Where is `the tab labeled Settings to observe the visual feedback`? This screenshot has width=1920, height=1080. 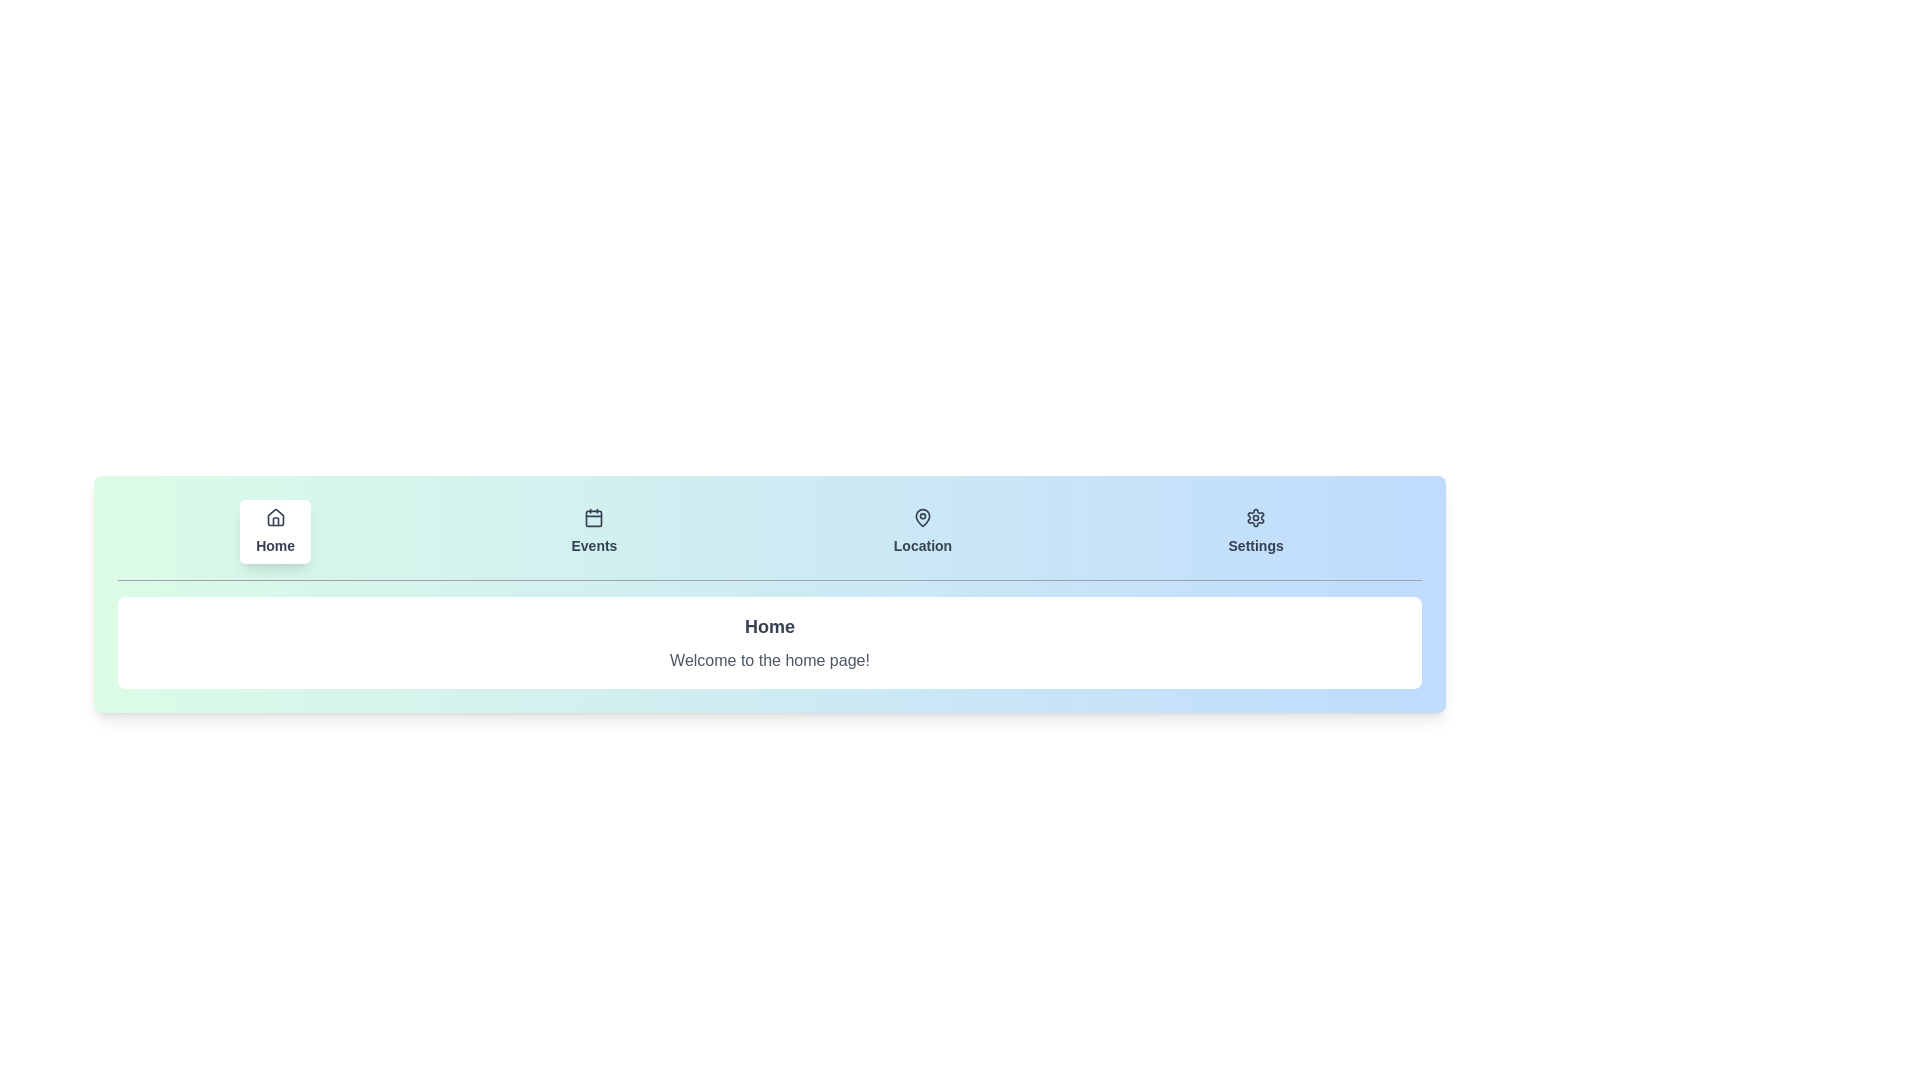
the tab labeled Settings to observe the visual feedback is located at coordinates (1255, 531).